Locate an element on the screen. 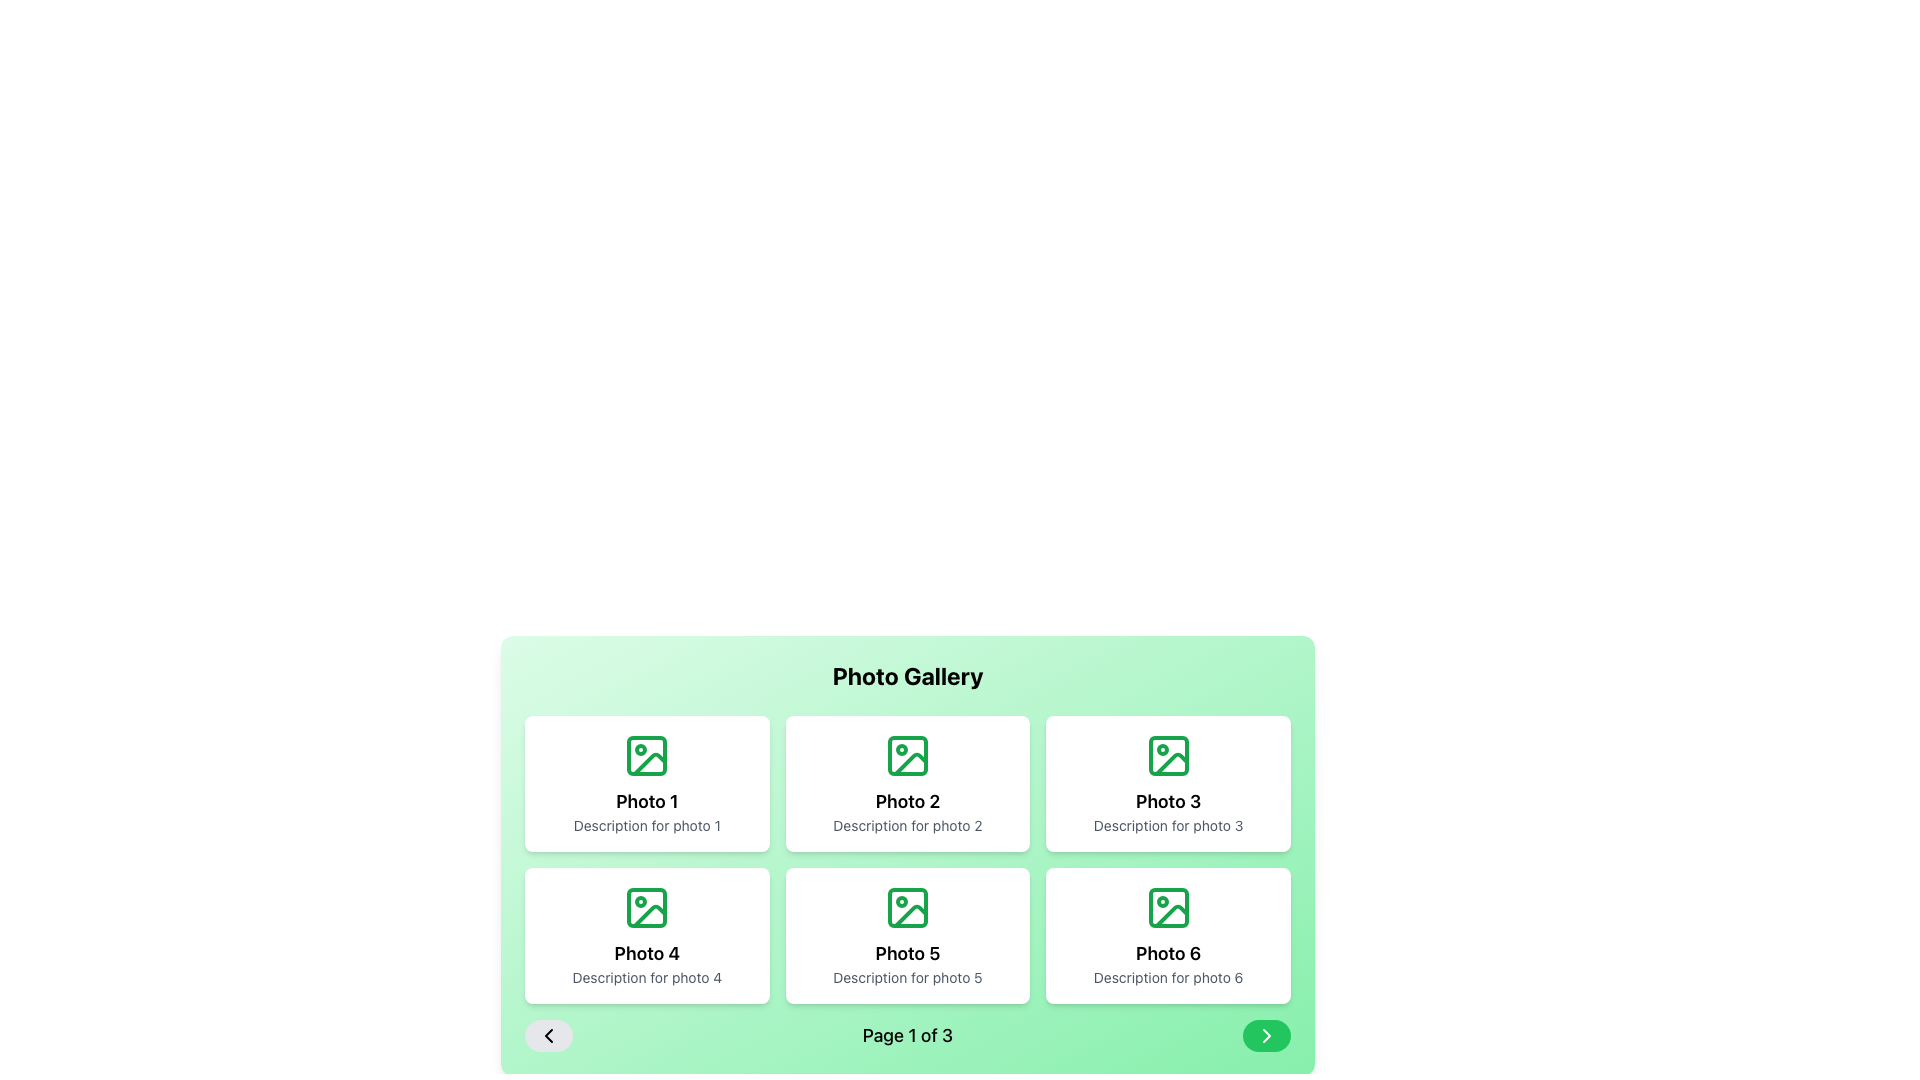 The width and height of the screenshot is (1920, 1080). the icon representing Photo 3 in the gallery, located in the middle of the second row of the grid layout is located at coordinates (1168, 756).